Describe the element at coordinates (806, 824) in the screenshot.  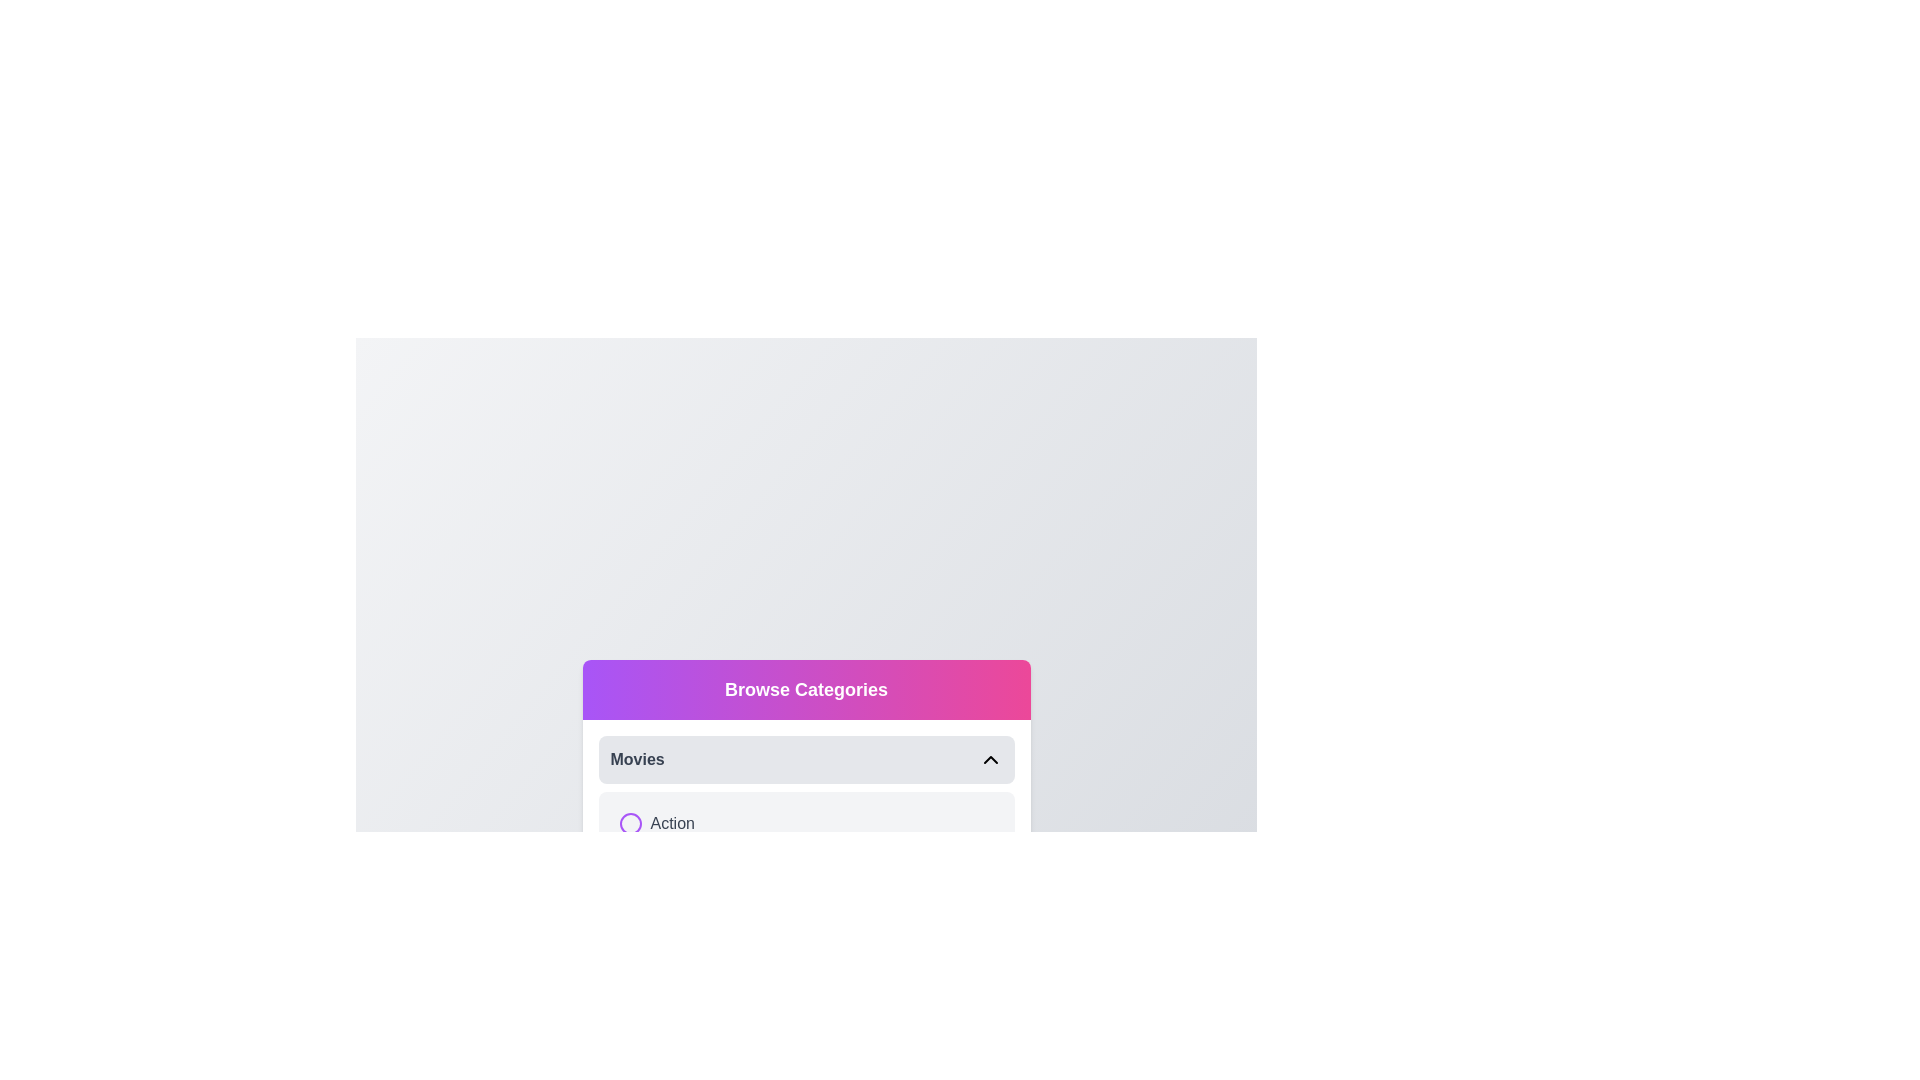
I see `the item Action to preview its options` at that location.